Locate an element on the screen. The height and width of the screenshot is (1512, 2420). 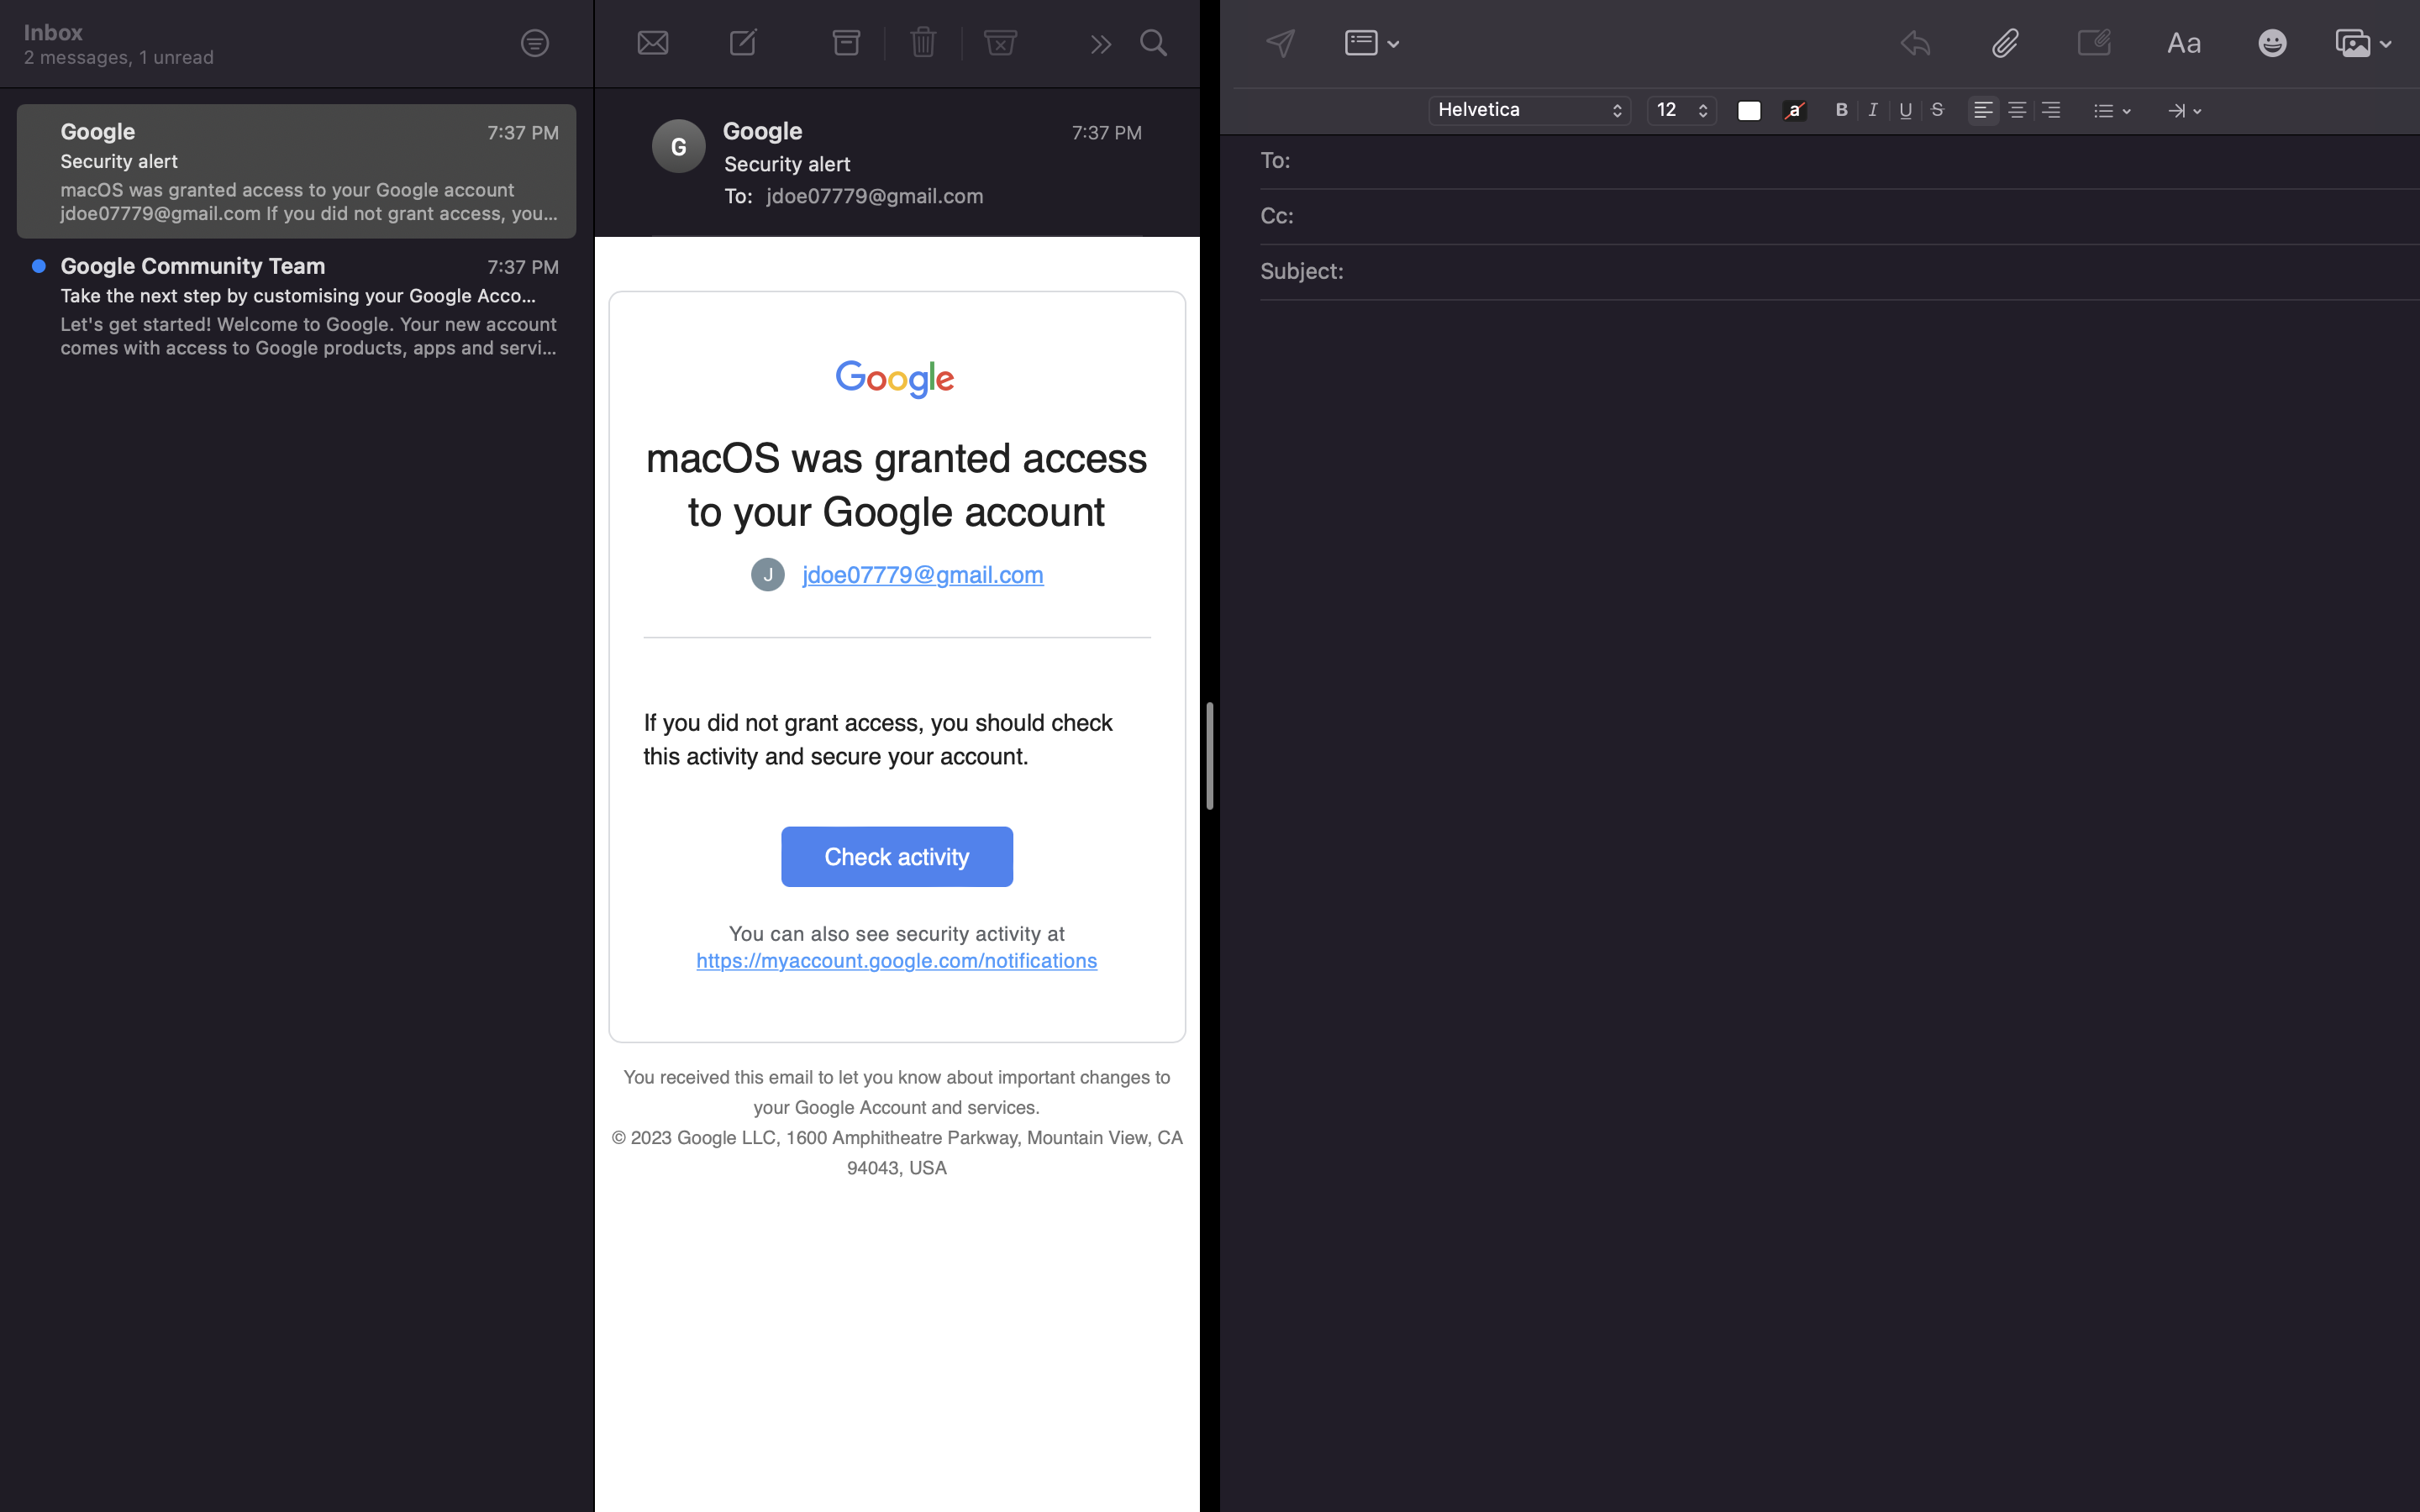
"alex@gmail.com" as the recipient of the email is located at coordinates (1854, 162).